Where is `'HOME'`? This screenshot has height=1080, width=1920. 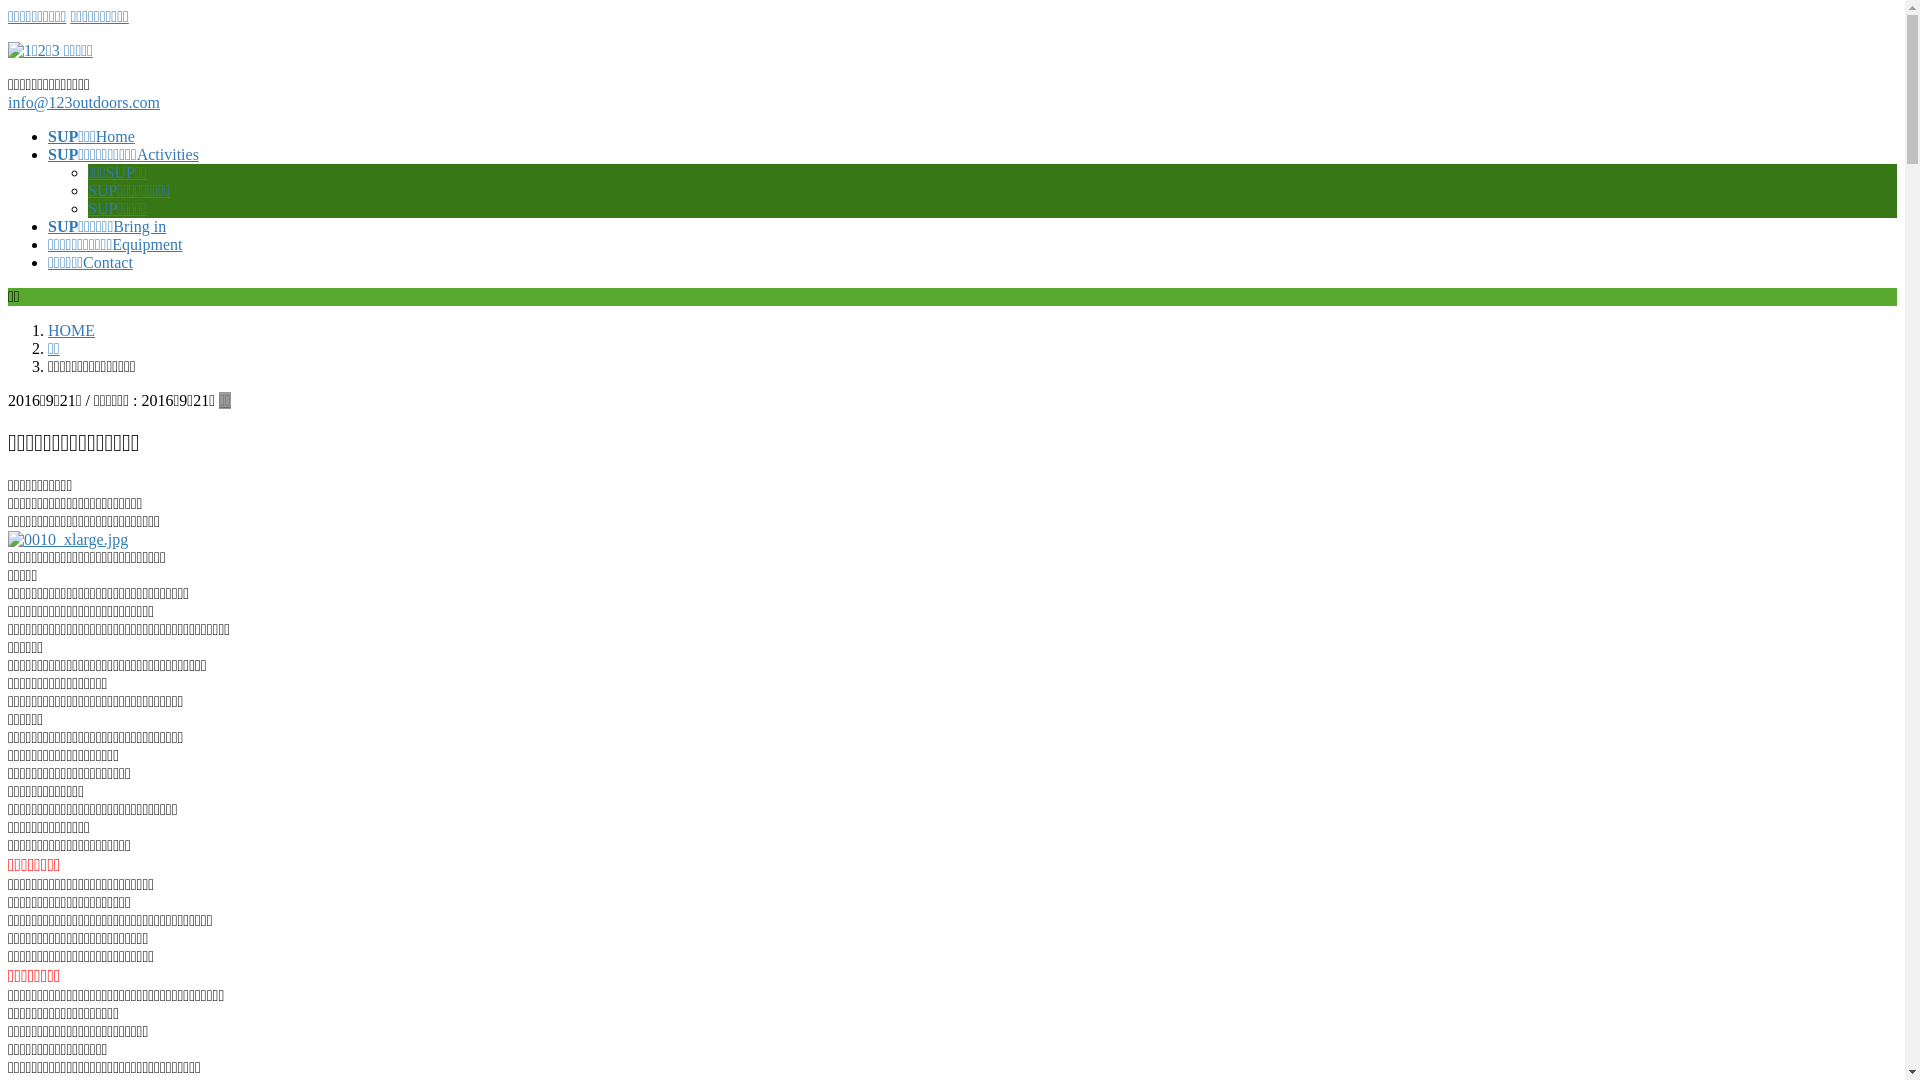 'HOME' is located at coordinates (71, 329).